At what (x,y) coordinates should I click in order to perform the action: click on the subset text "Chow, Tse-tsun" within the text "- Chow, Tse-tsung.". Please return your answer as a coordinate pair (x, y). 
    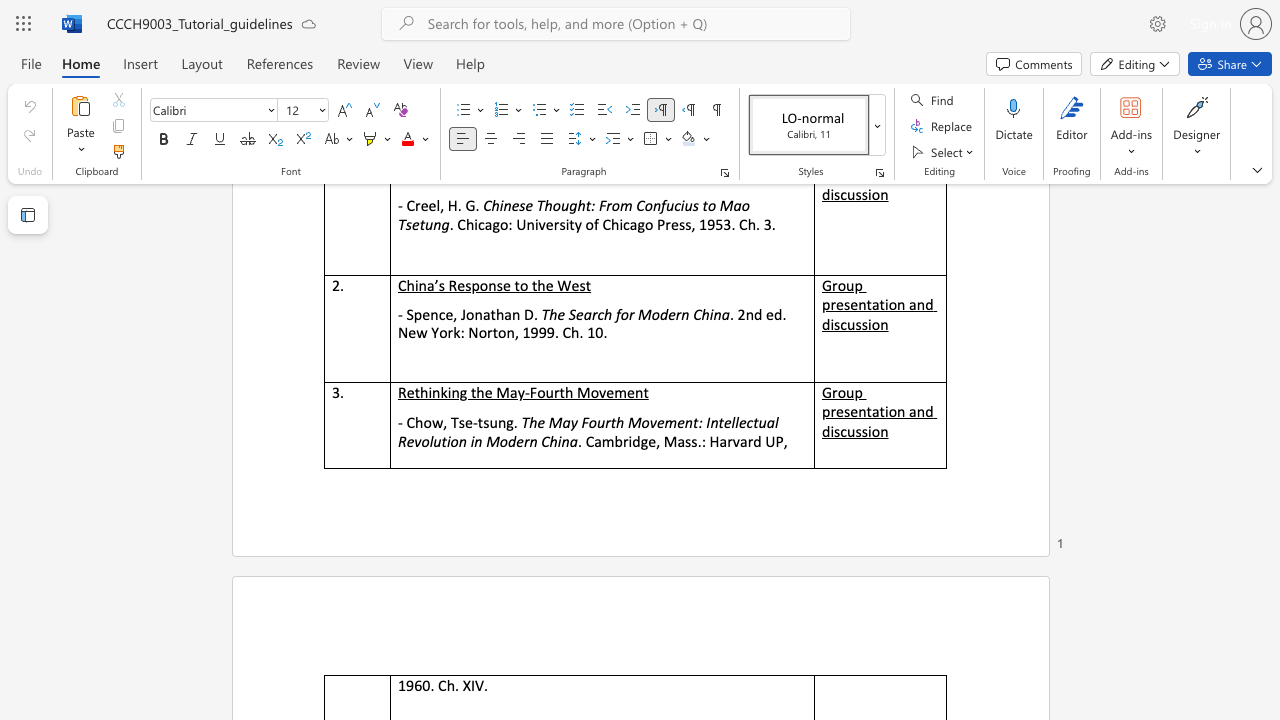
    Looking at the image, I should click on (405, 421).